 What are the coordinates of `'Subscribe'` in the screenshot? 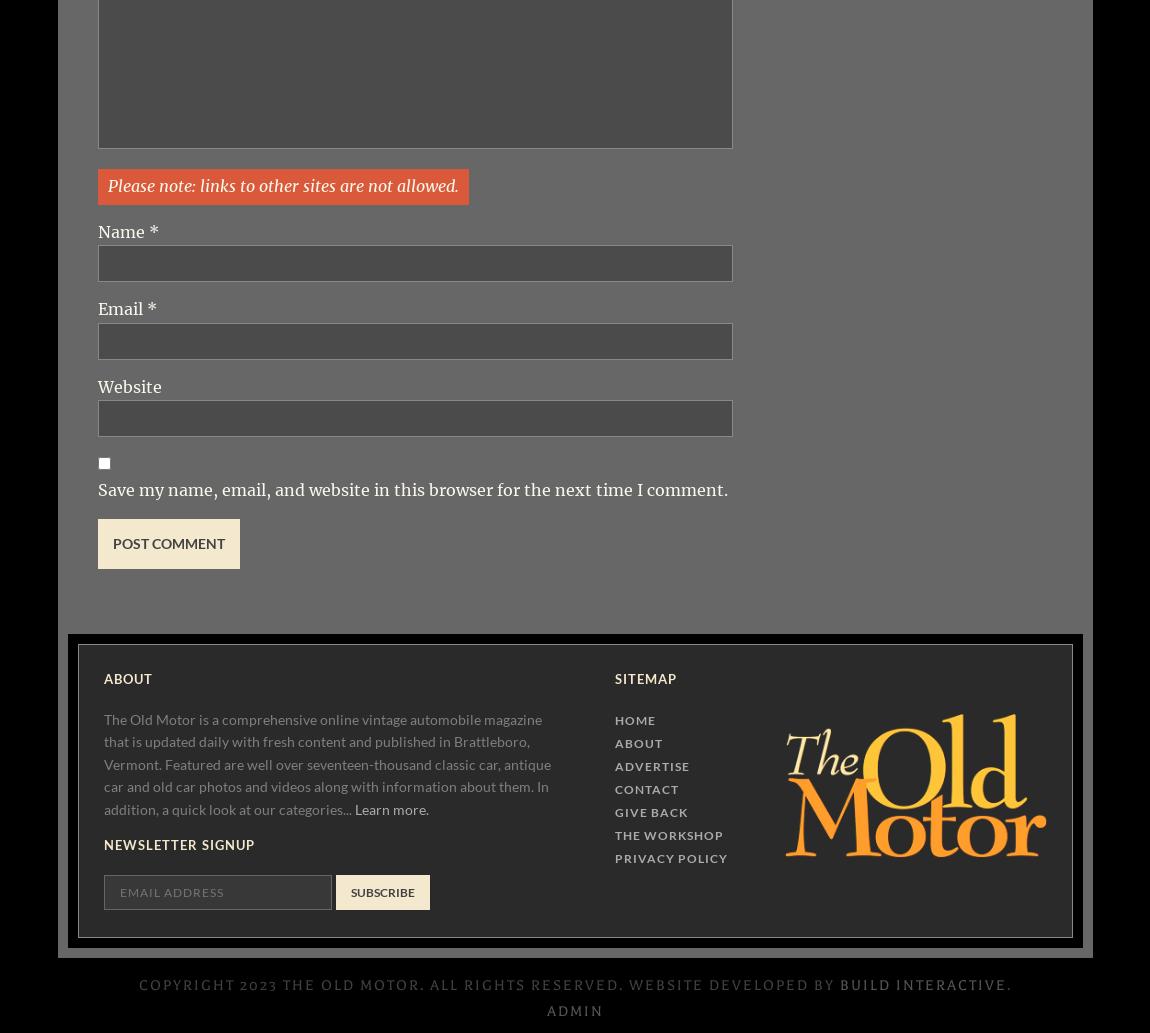 It's located at (349, 891).